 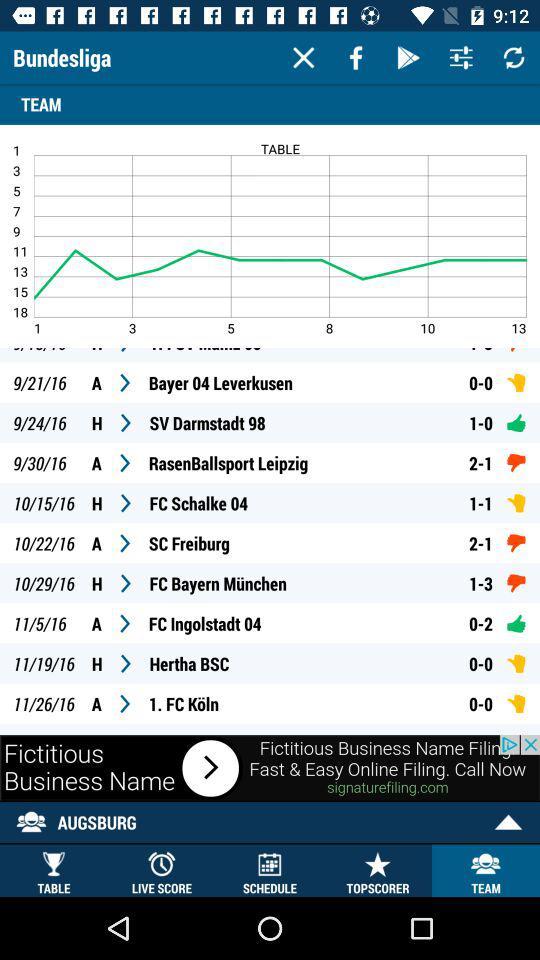 What do you see at coordinates (302, 56) in the screenshot?
I see `the close icon` at bounding box center [302, 56].